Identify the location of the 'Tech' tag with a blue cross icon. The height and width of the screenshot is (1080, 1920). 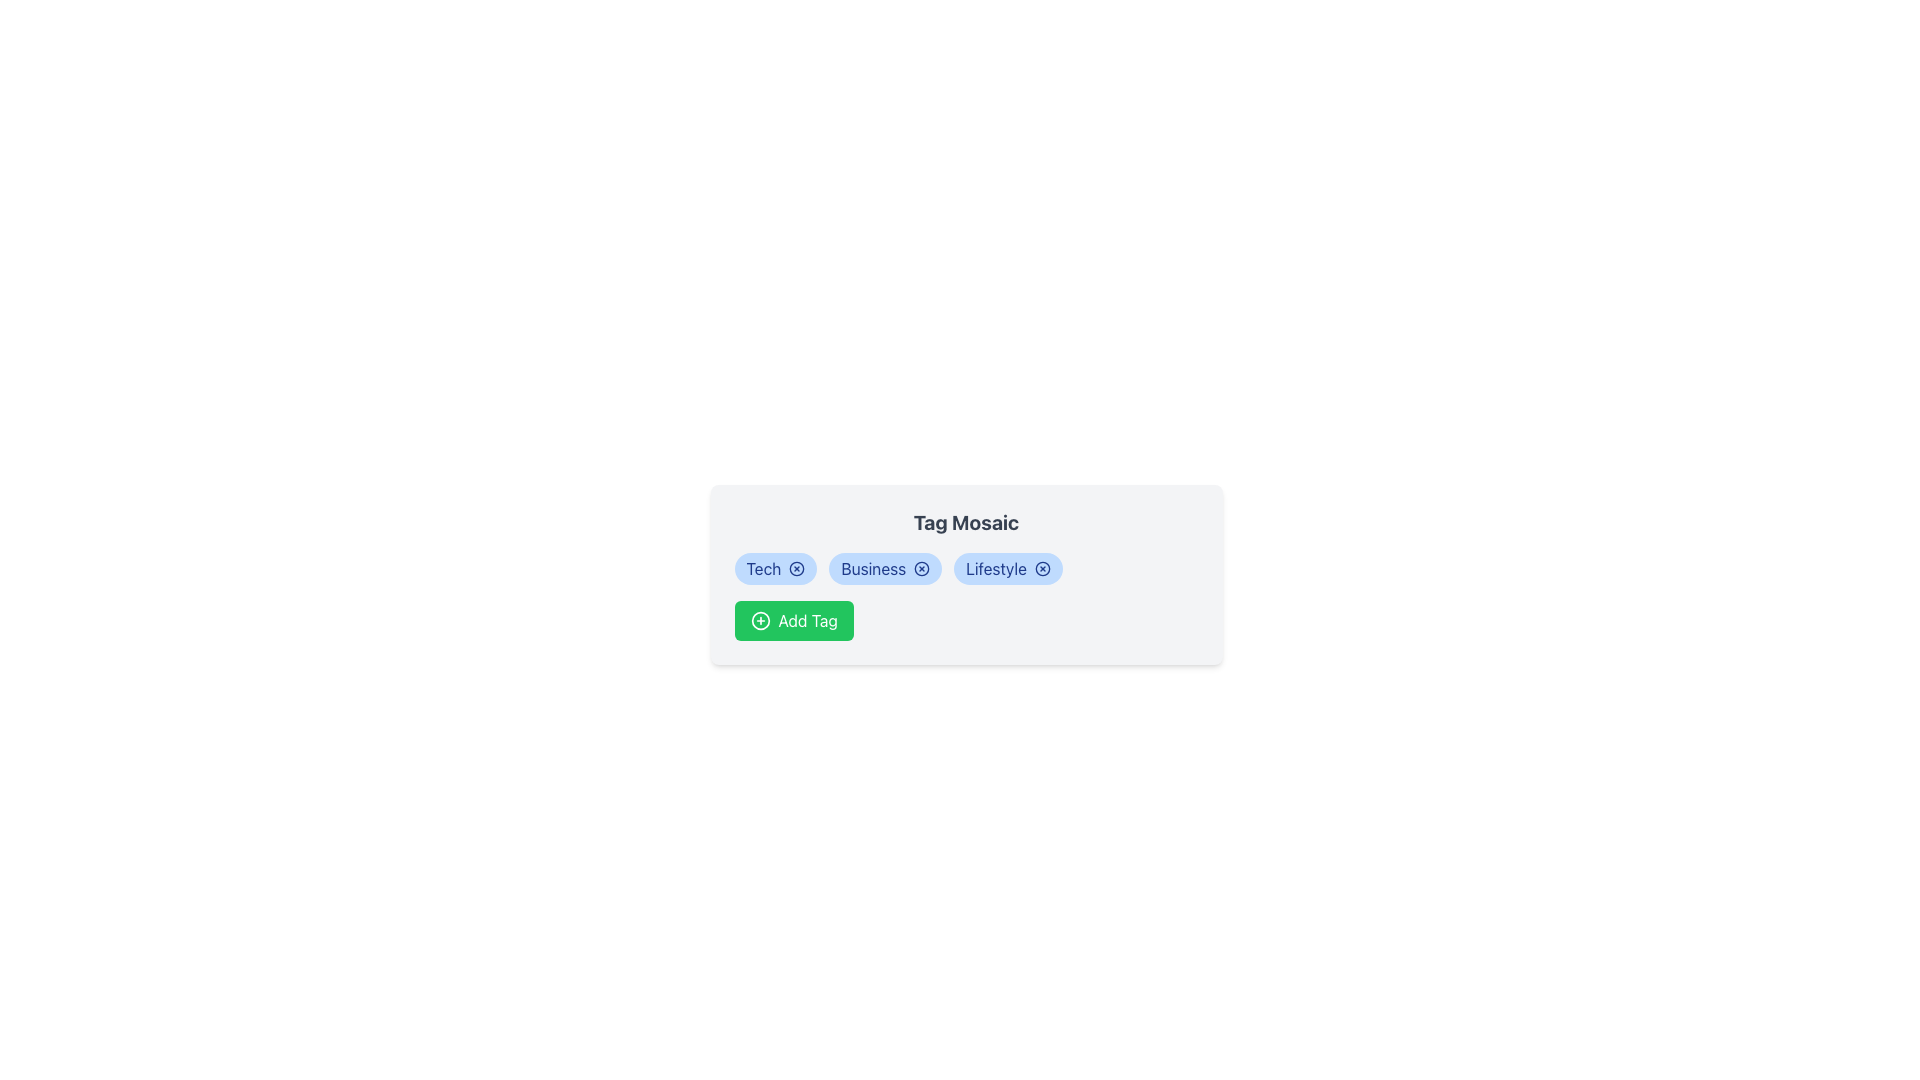
(774, 569).